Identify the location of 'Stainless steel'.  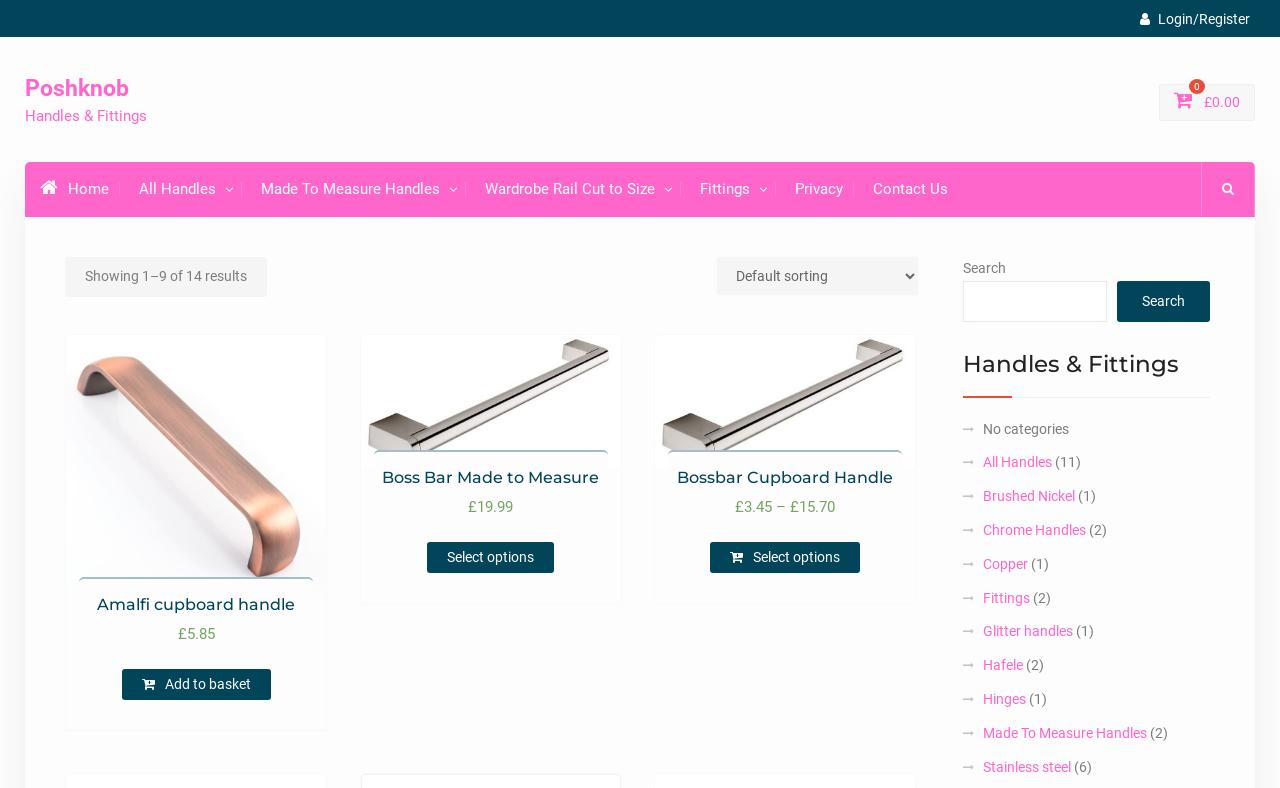
(1026, 766).